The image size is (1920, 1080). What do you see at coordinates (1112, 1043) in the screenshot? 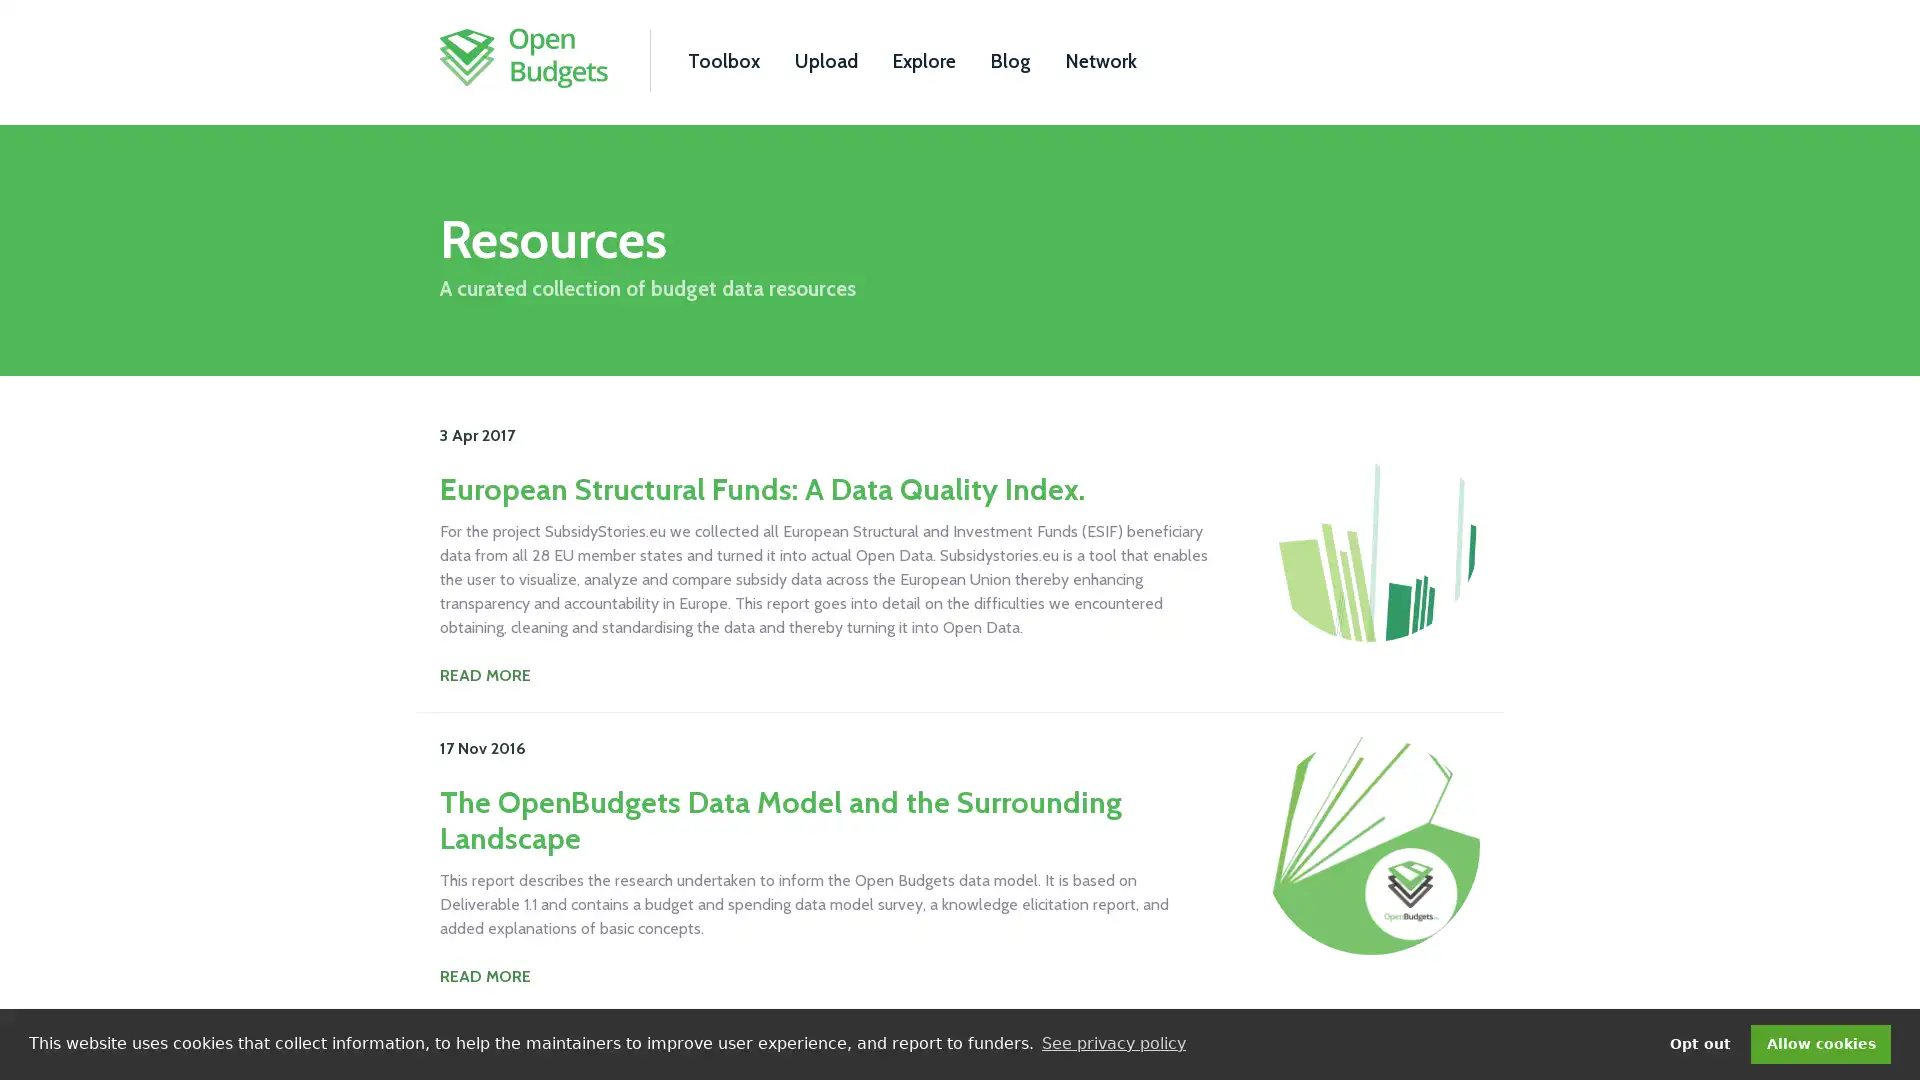
I see `learn more about cookies` at bounding box center [1112, 1043].